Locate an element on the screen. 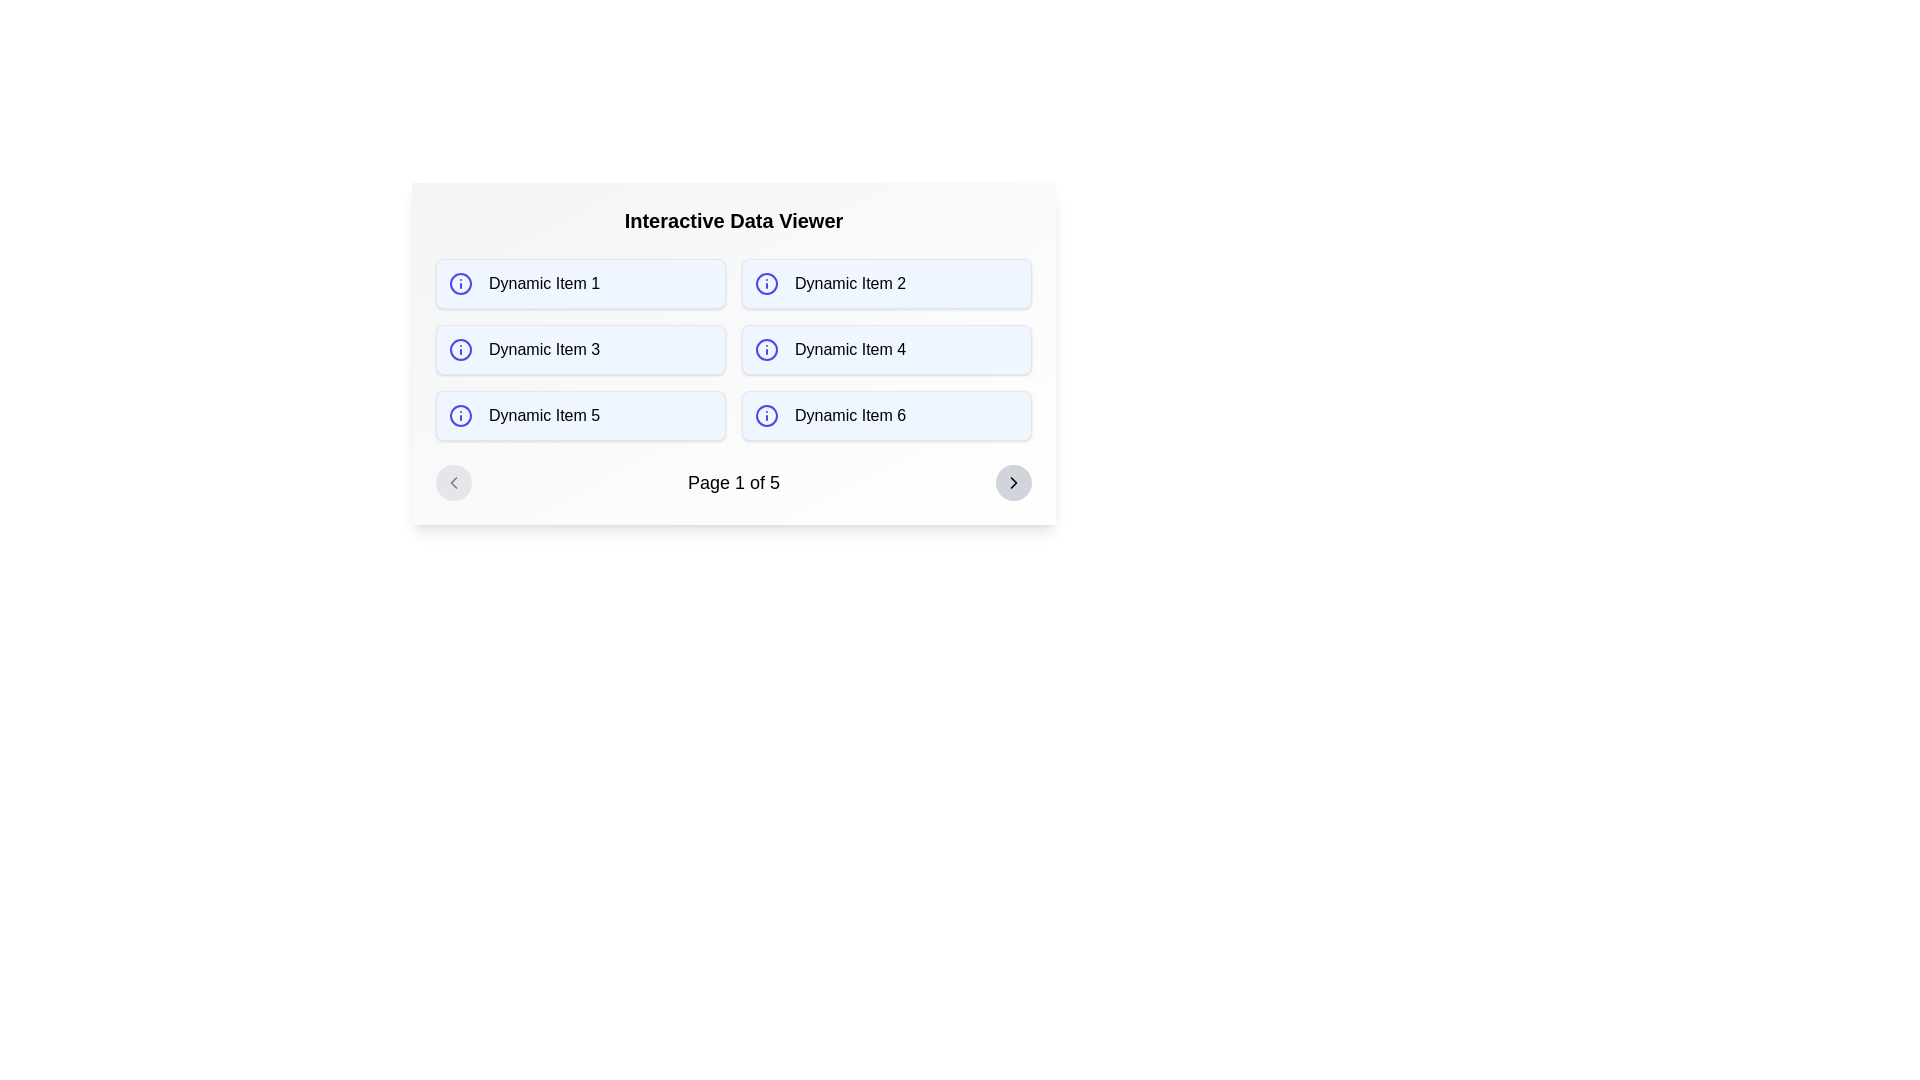 The width and height of the screenshot is (1920, 1080). the leftward arrow icon within the circular button is located at coordinates (453, 482).